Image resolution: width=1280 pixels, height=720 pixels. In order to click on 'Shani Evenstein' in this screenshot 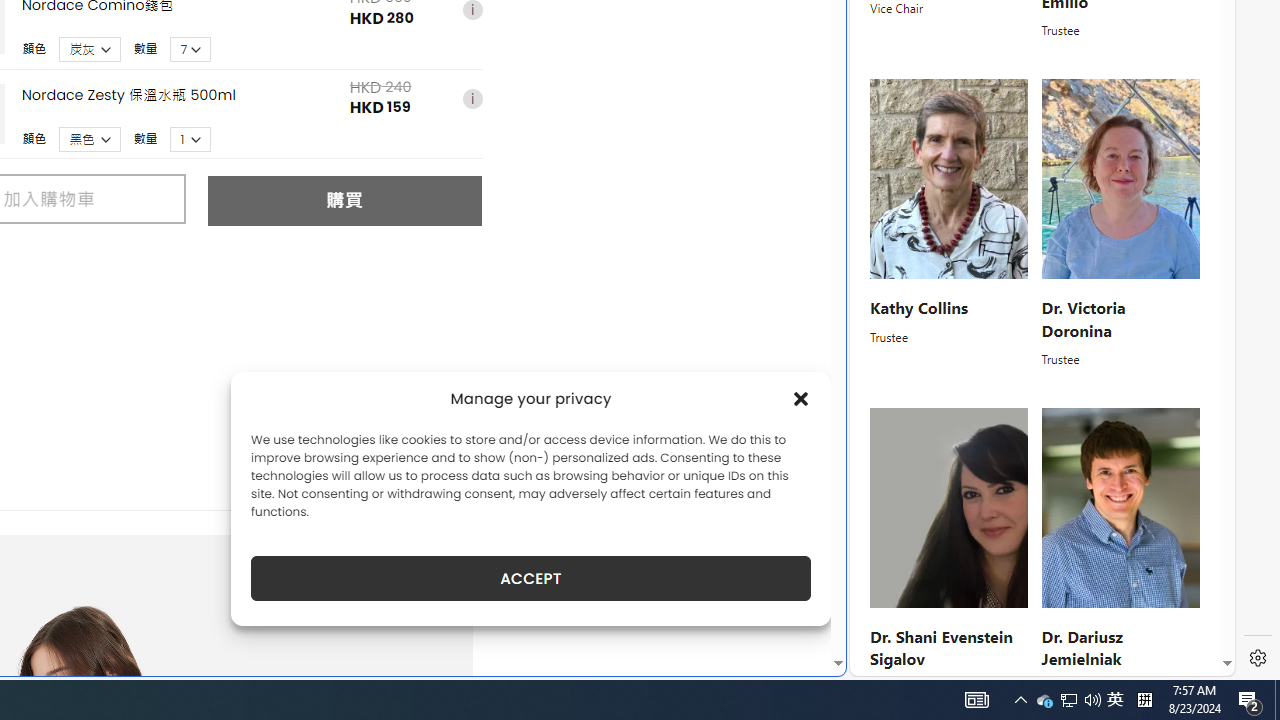, I will do `click(948, 507)`.